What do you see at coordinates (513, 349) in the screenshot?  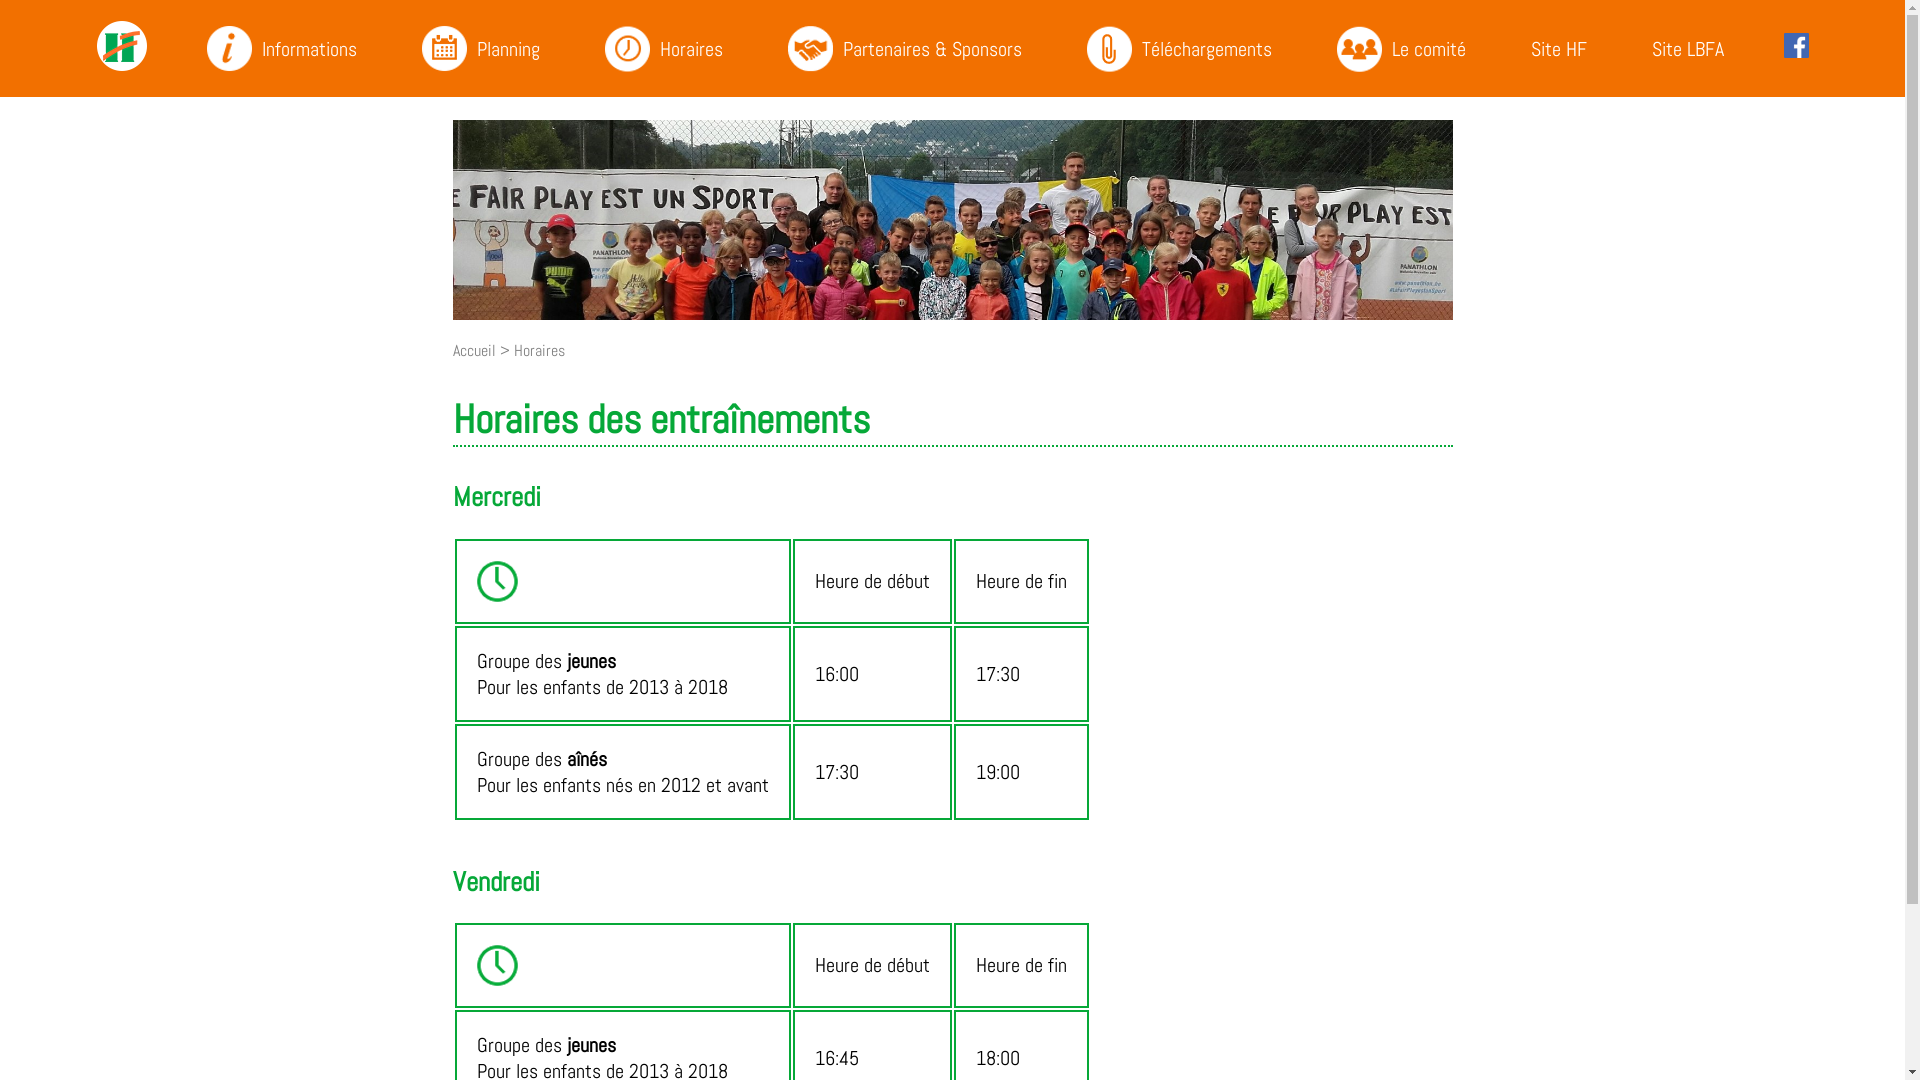 I see `'Horaires'` at bounding box center [513, 349].